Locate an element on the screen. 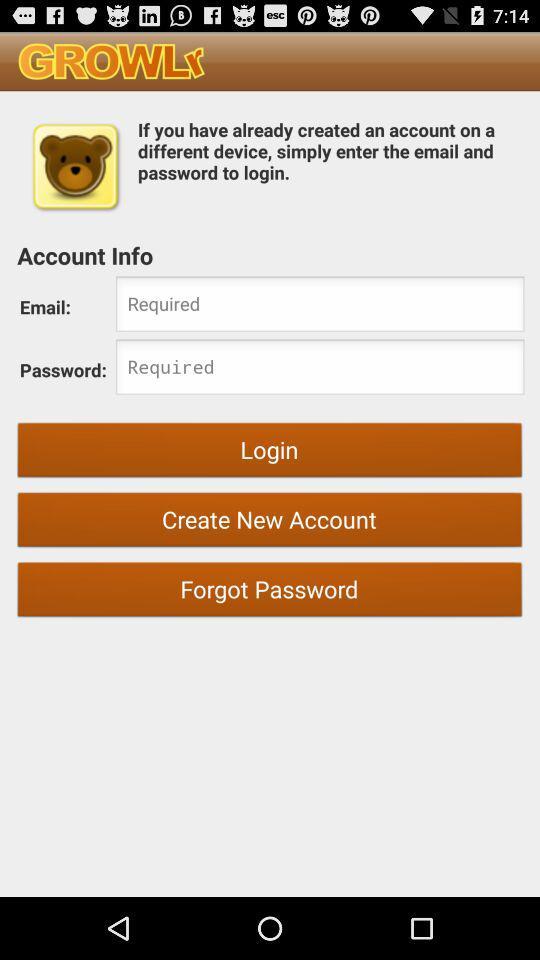  input field for email address is located at coordinates (320, 306).